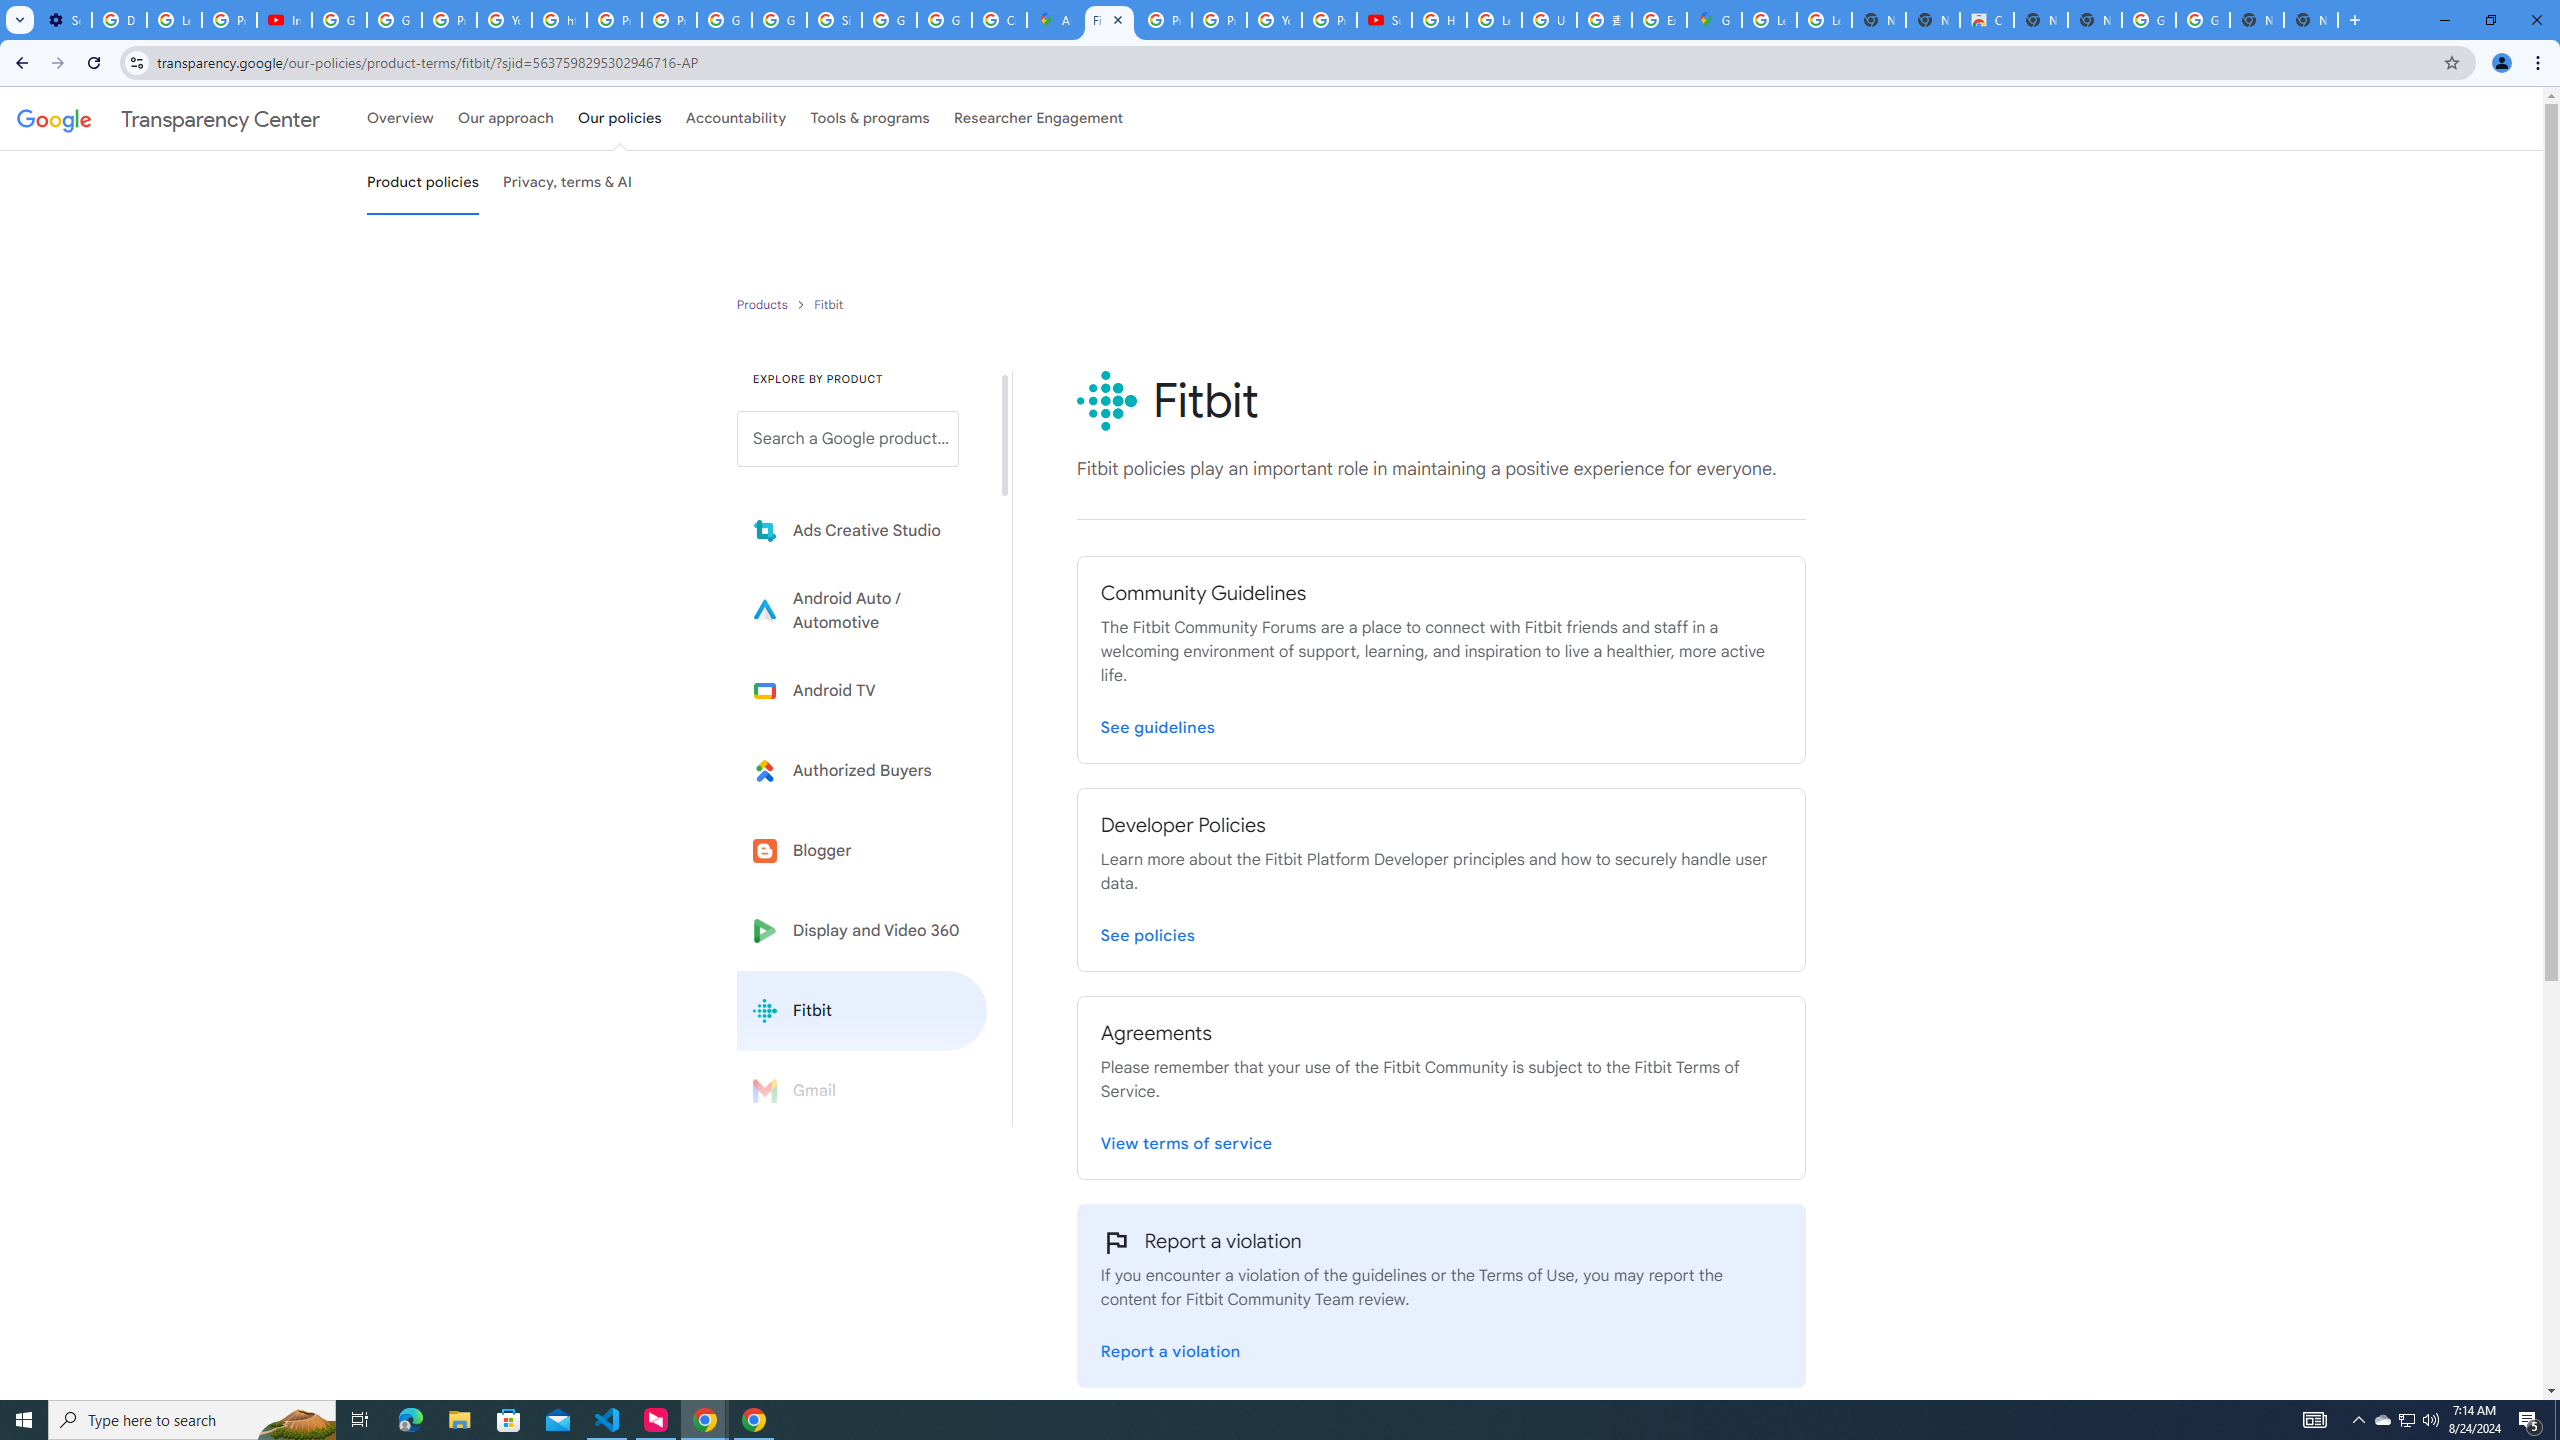 This screenshot has height=1440, width=2560. Describe the element at coordinates (861, 1089) in the screenshot. I see `'Gmail'` at that location.